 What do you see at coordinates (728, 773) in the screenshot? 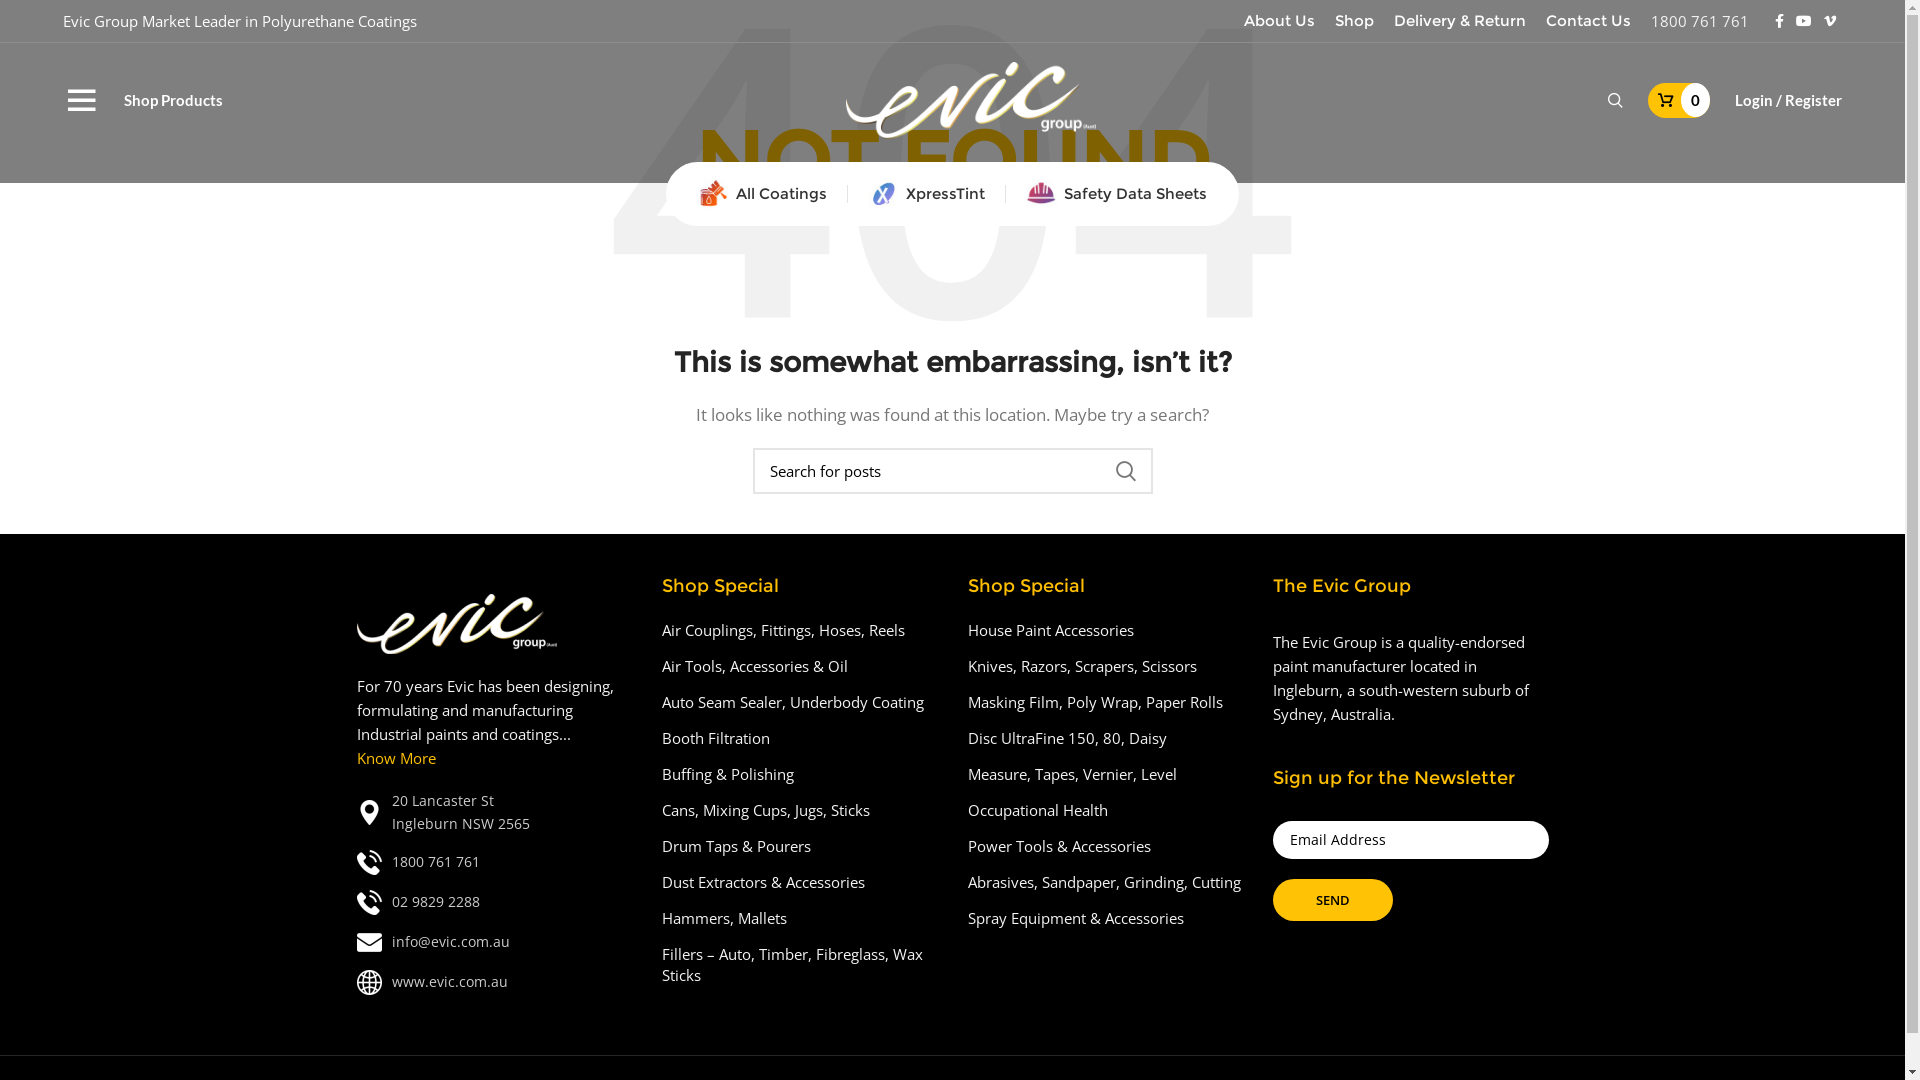
I see `'Buffing & Polishing'` at bounding box center [728, 773].